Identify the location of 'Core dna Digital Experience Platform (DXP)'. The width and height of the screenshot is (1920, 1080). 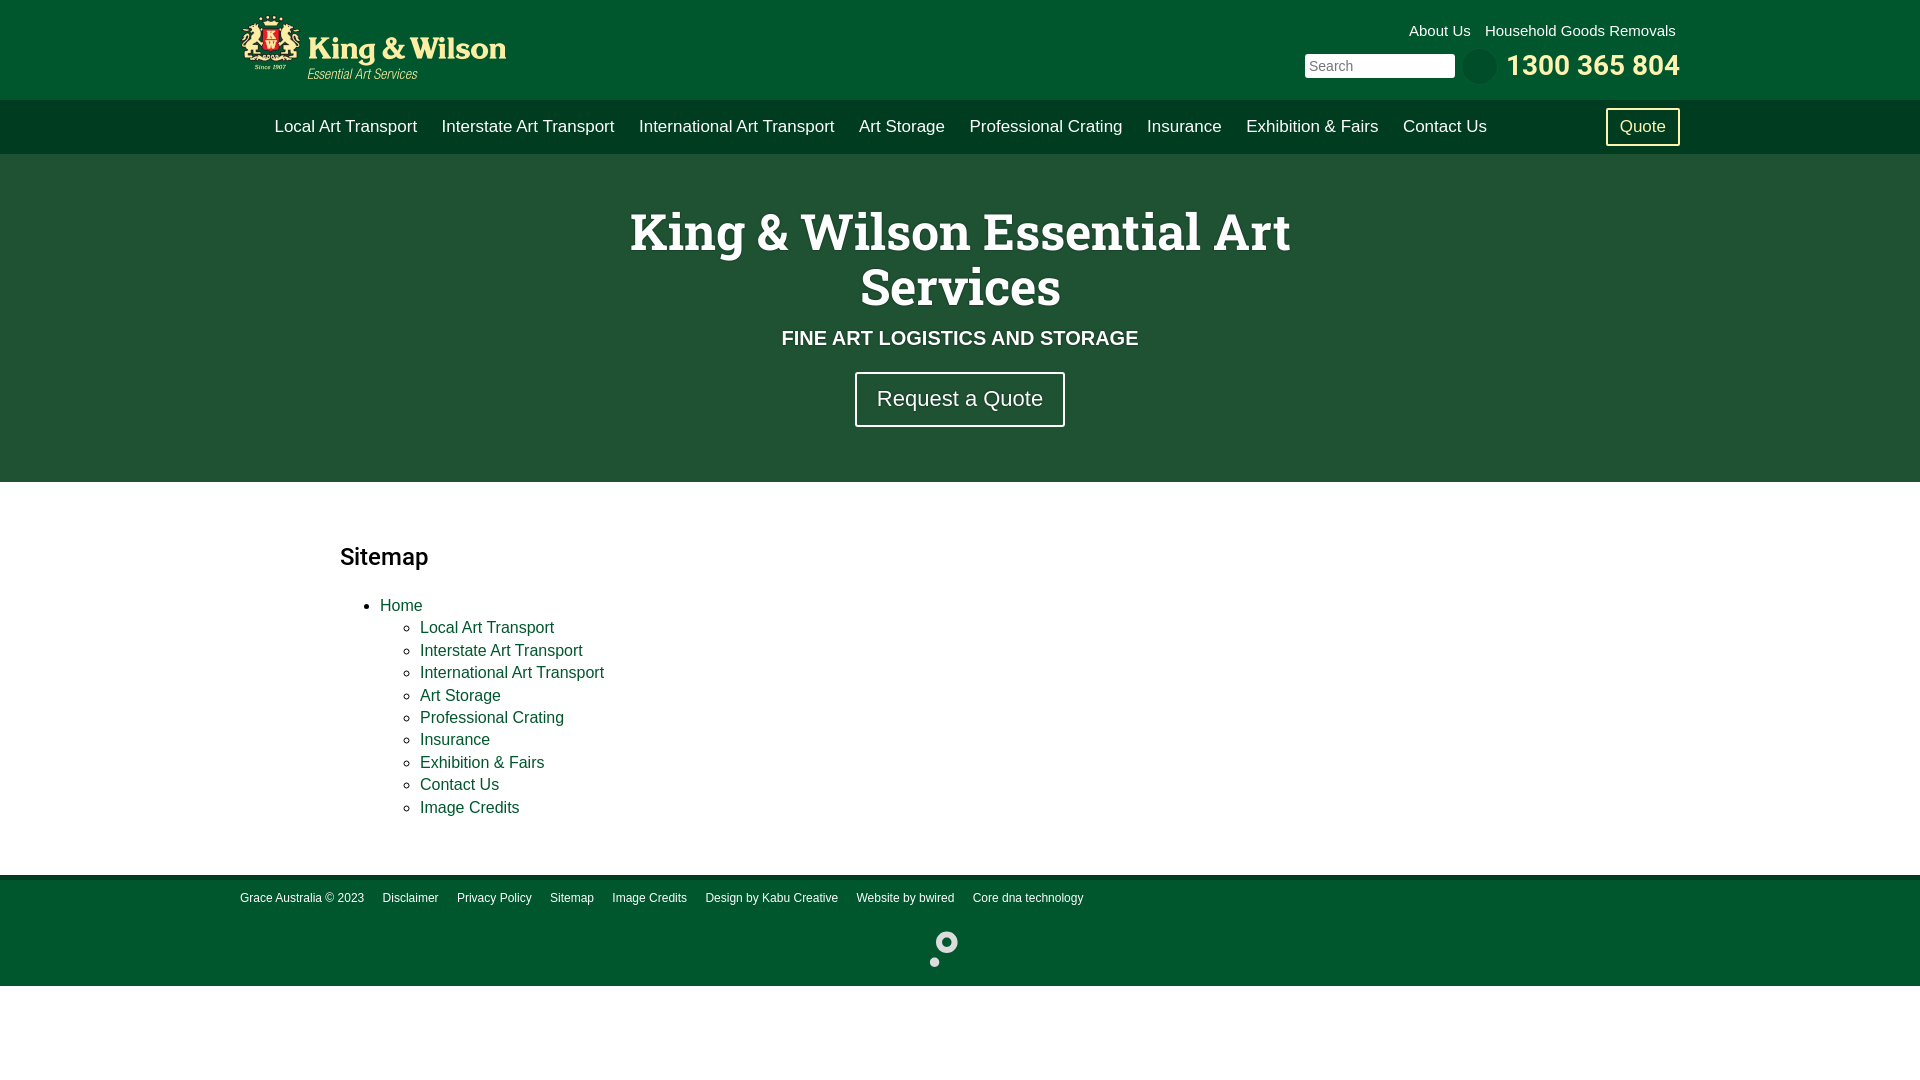
(934, 946).